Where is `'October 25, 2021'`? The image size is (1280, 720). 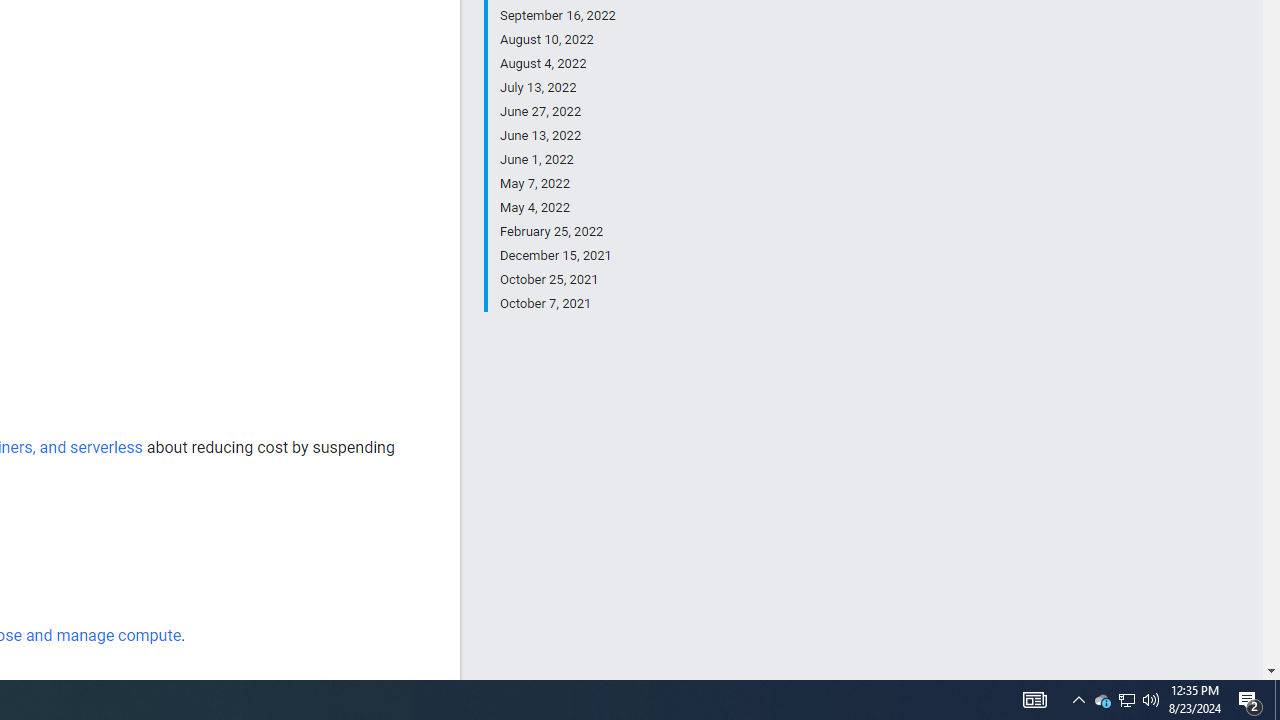
'October 25, 2021' is located at coordinates (557, 280).